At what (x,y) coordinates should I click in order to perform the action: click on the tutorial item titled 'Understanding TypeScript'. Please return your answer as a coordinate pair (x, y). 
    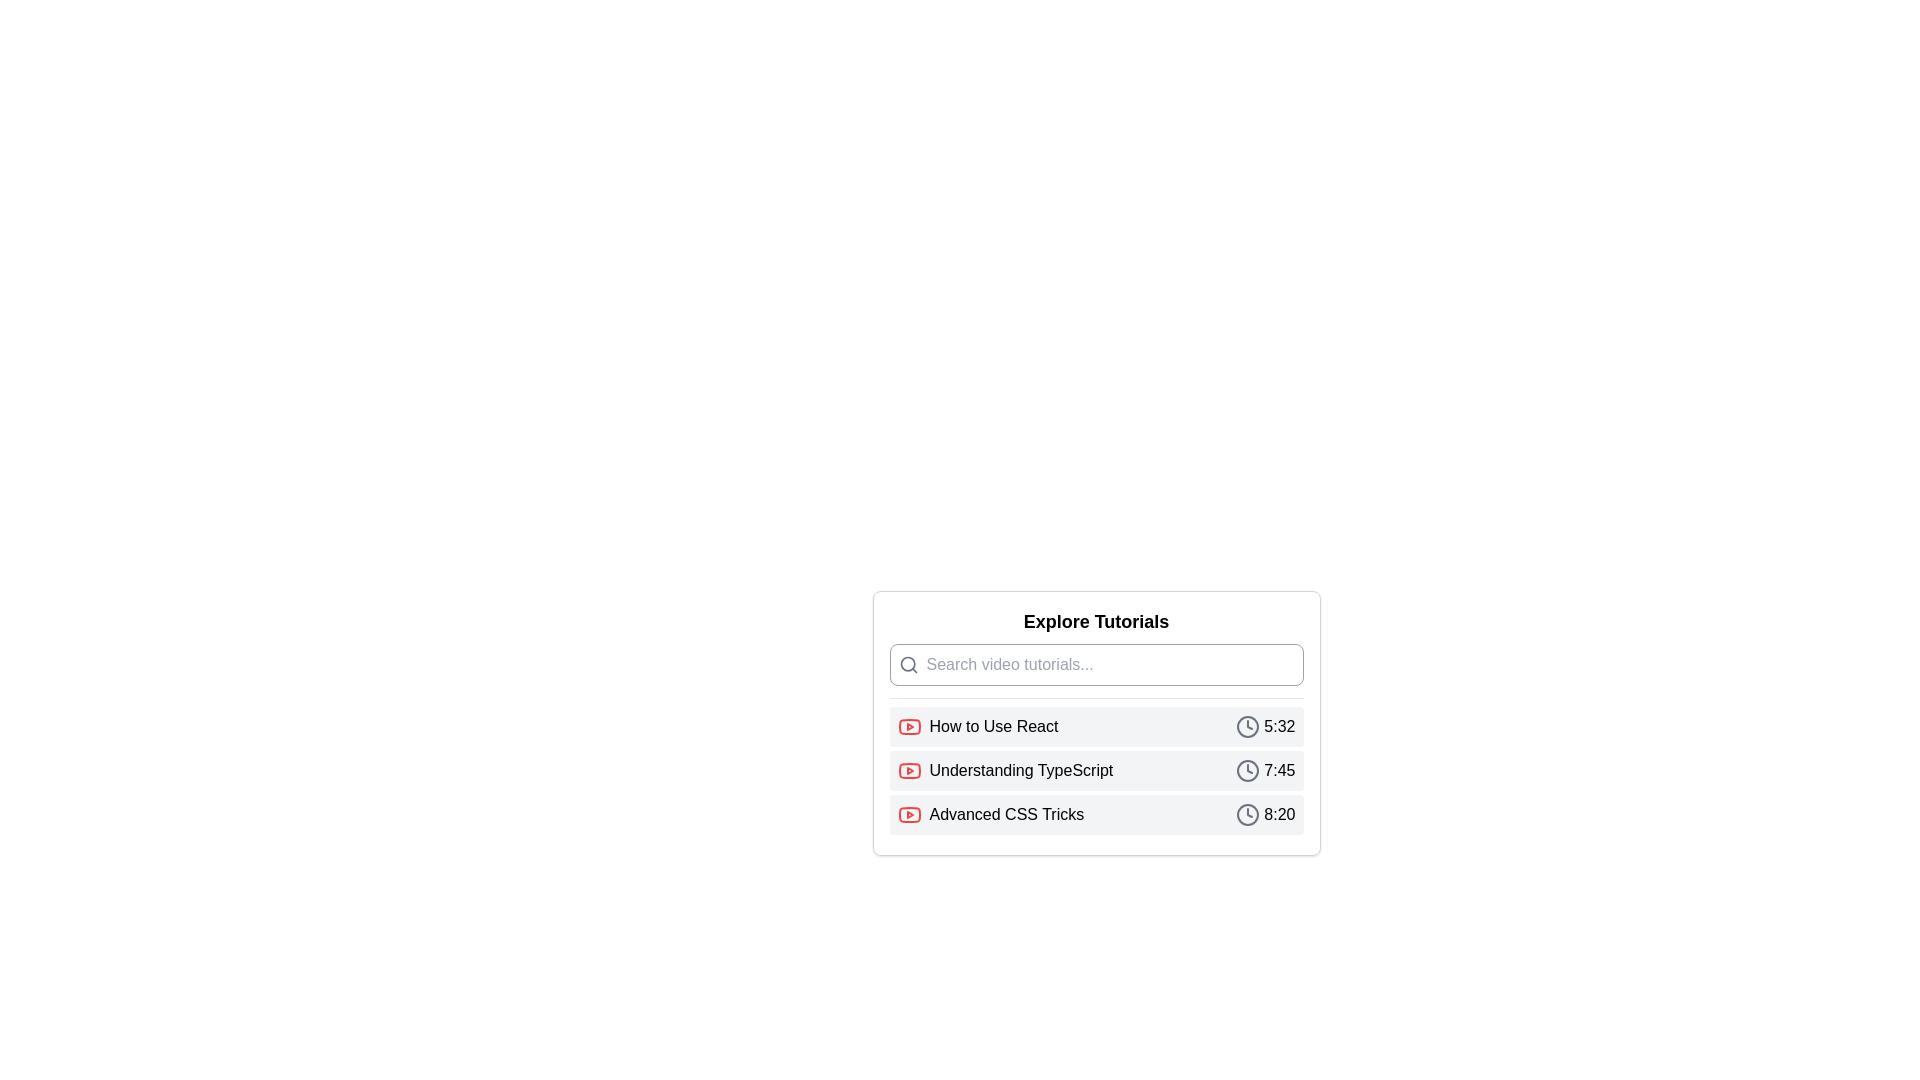
    Looking at the image, I should click on (1095, 770).